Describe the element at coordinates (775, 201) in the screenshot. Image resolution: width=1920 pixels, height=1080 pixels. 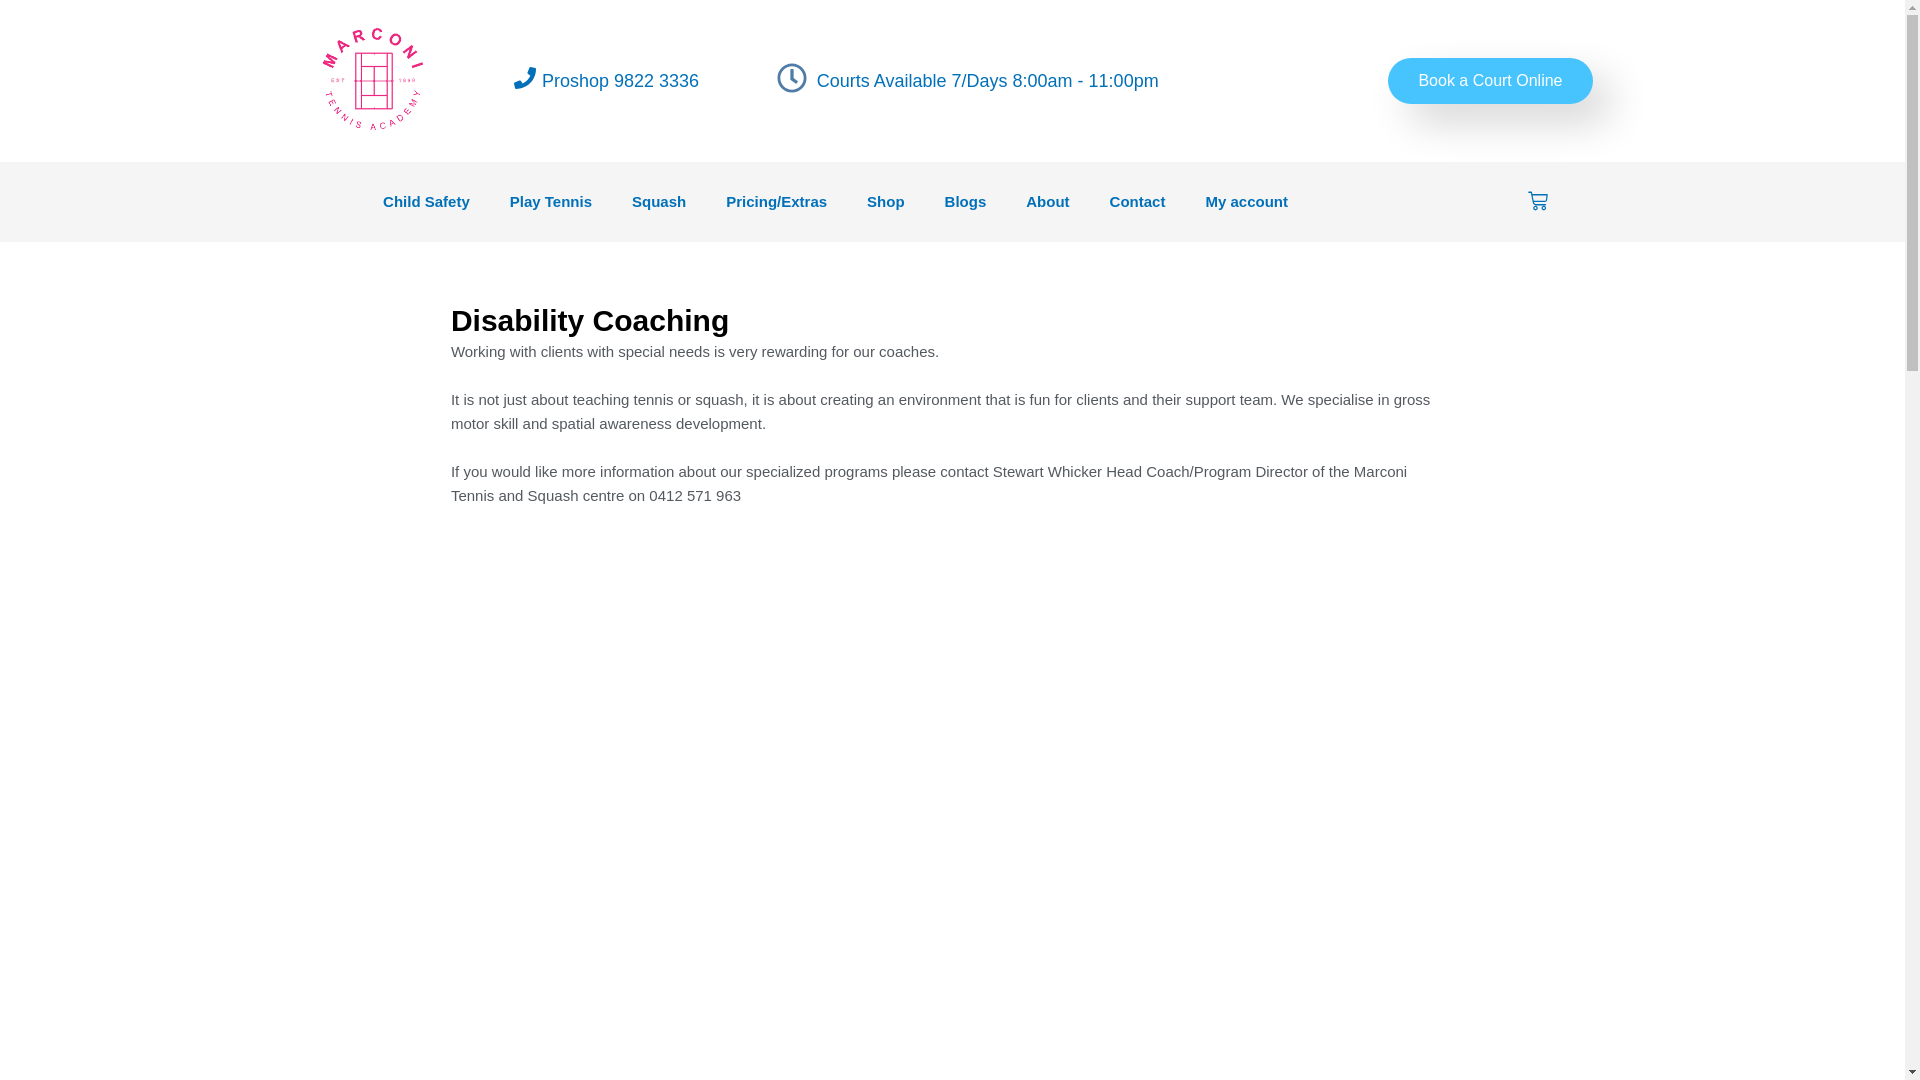
I see `'Pricing/Extras'` at that location.